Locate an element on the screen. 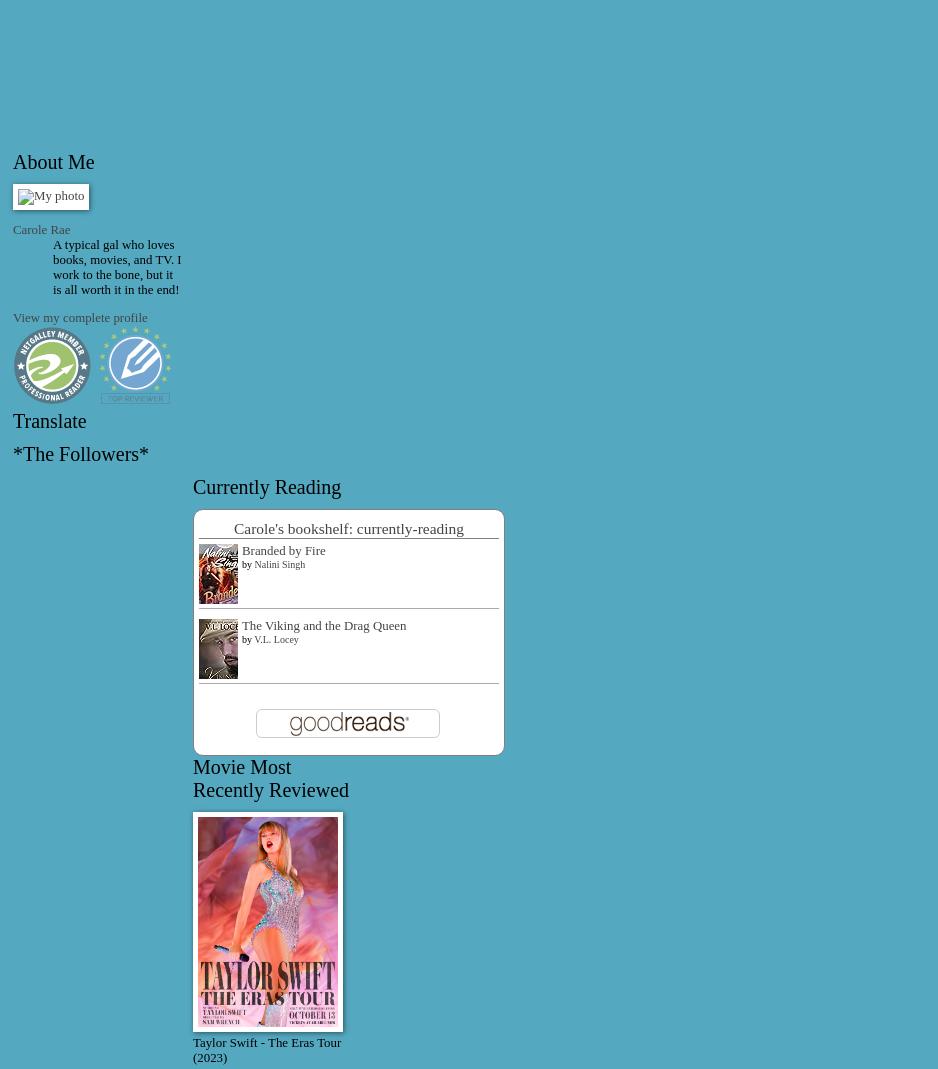 This screenshot has height=1069, width=938. 'Carole's bookshelf: currently-reading' is located at coordinates (348, 526).